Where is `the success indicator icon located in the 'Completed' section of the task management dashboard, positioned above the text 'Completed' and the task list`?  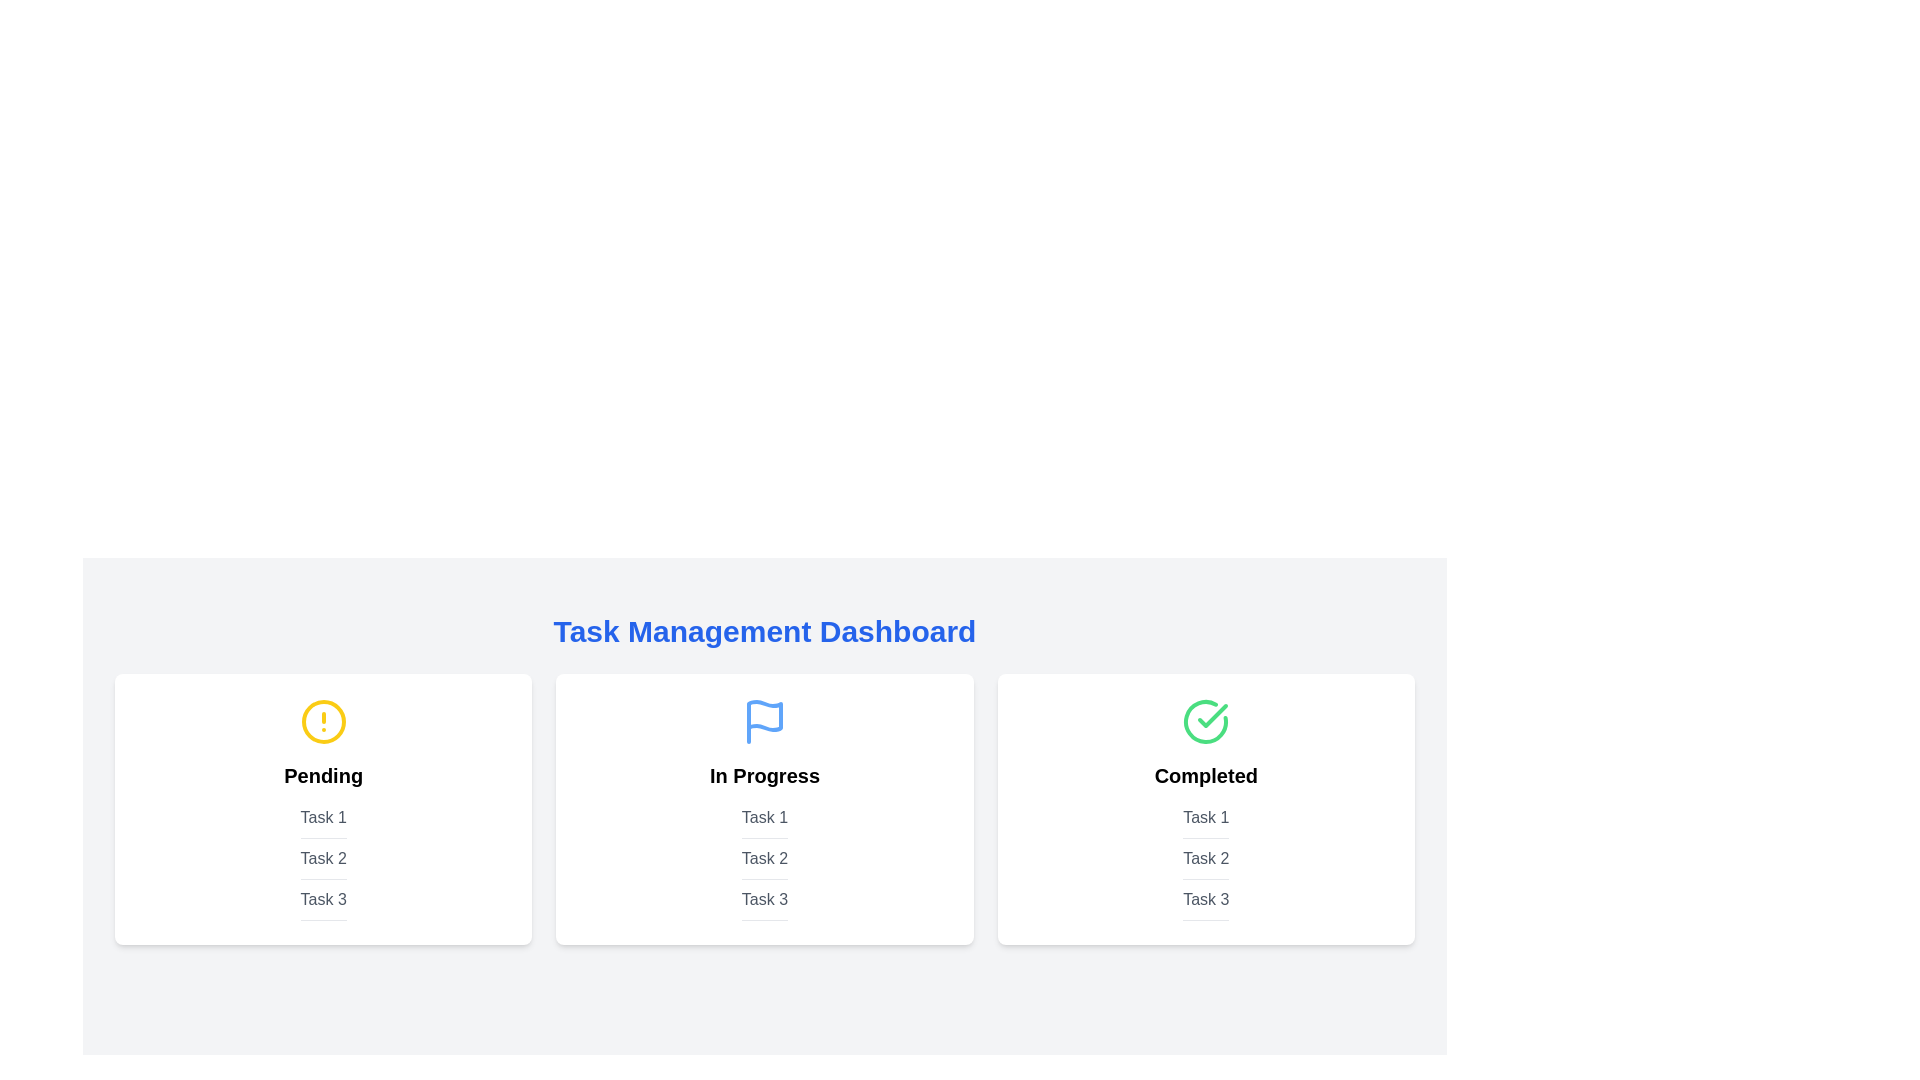
the success indicator icon located in the 'Completed' section of the task management dashboard, positioned above the text 'Completed' and the task list is located at coordinates (1205, 721).